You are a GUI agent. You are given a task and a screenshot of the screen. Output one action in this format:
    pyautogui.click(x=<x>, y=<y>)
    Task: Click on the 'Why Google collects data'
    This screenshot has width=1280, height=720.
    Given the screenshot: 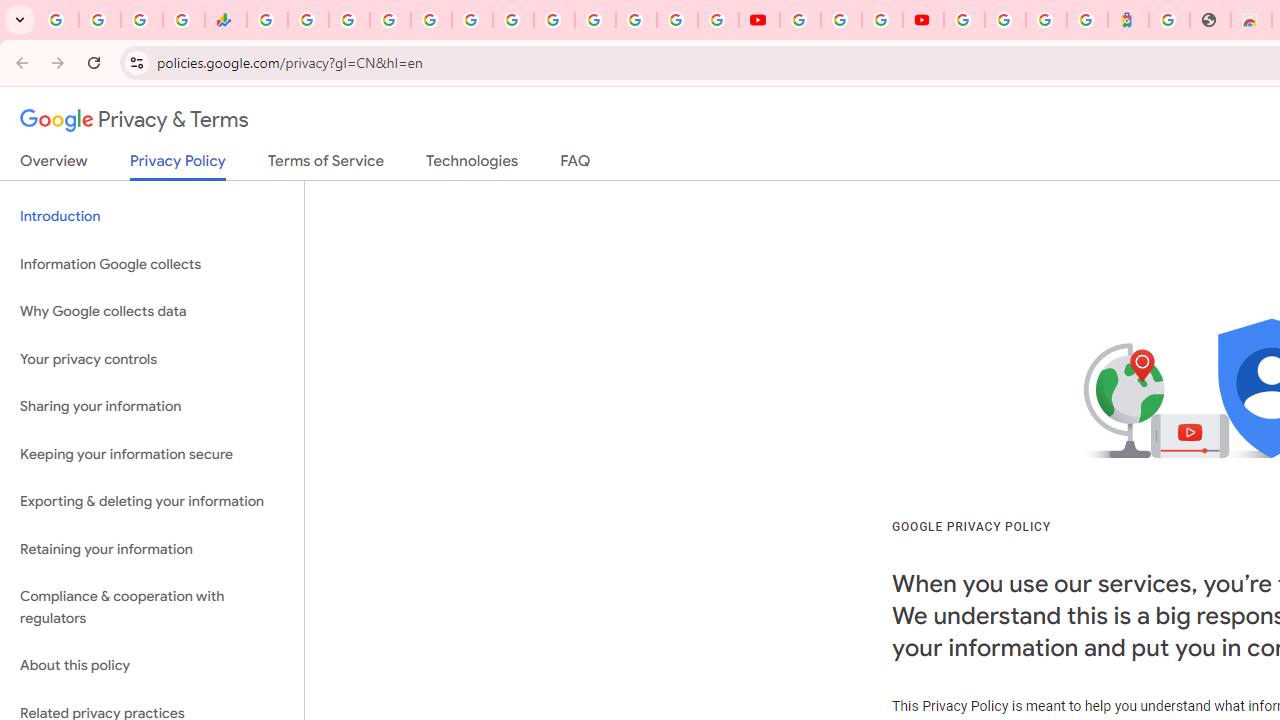 What is the action you would take?
    pyautogui.click(x=151, y=312)
    